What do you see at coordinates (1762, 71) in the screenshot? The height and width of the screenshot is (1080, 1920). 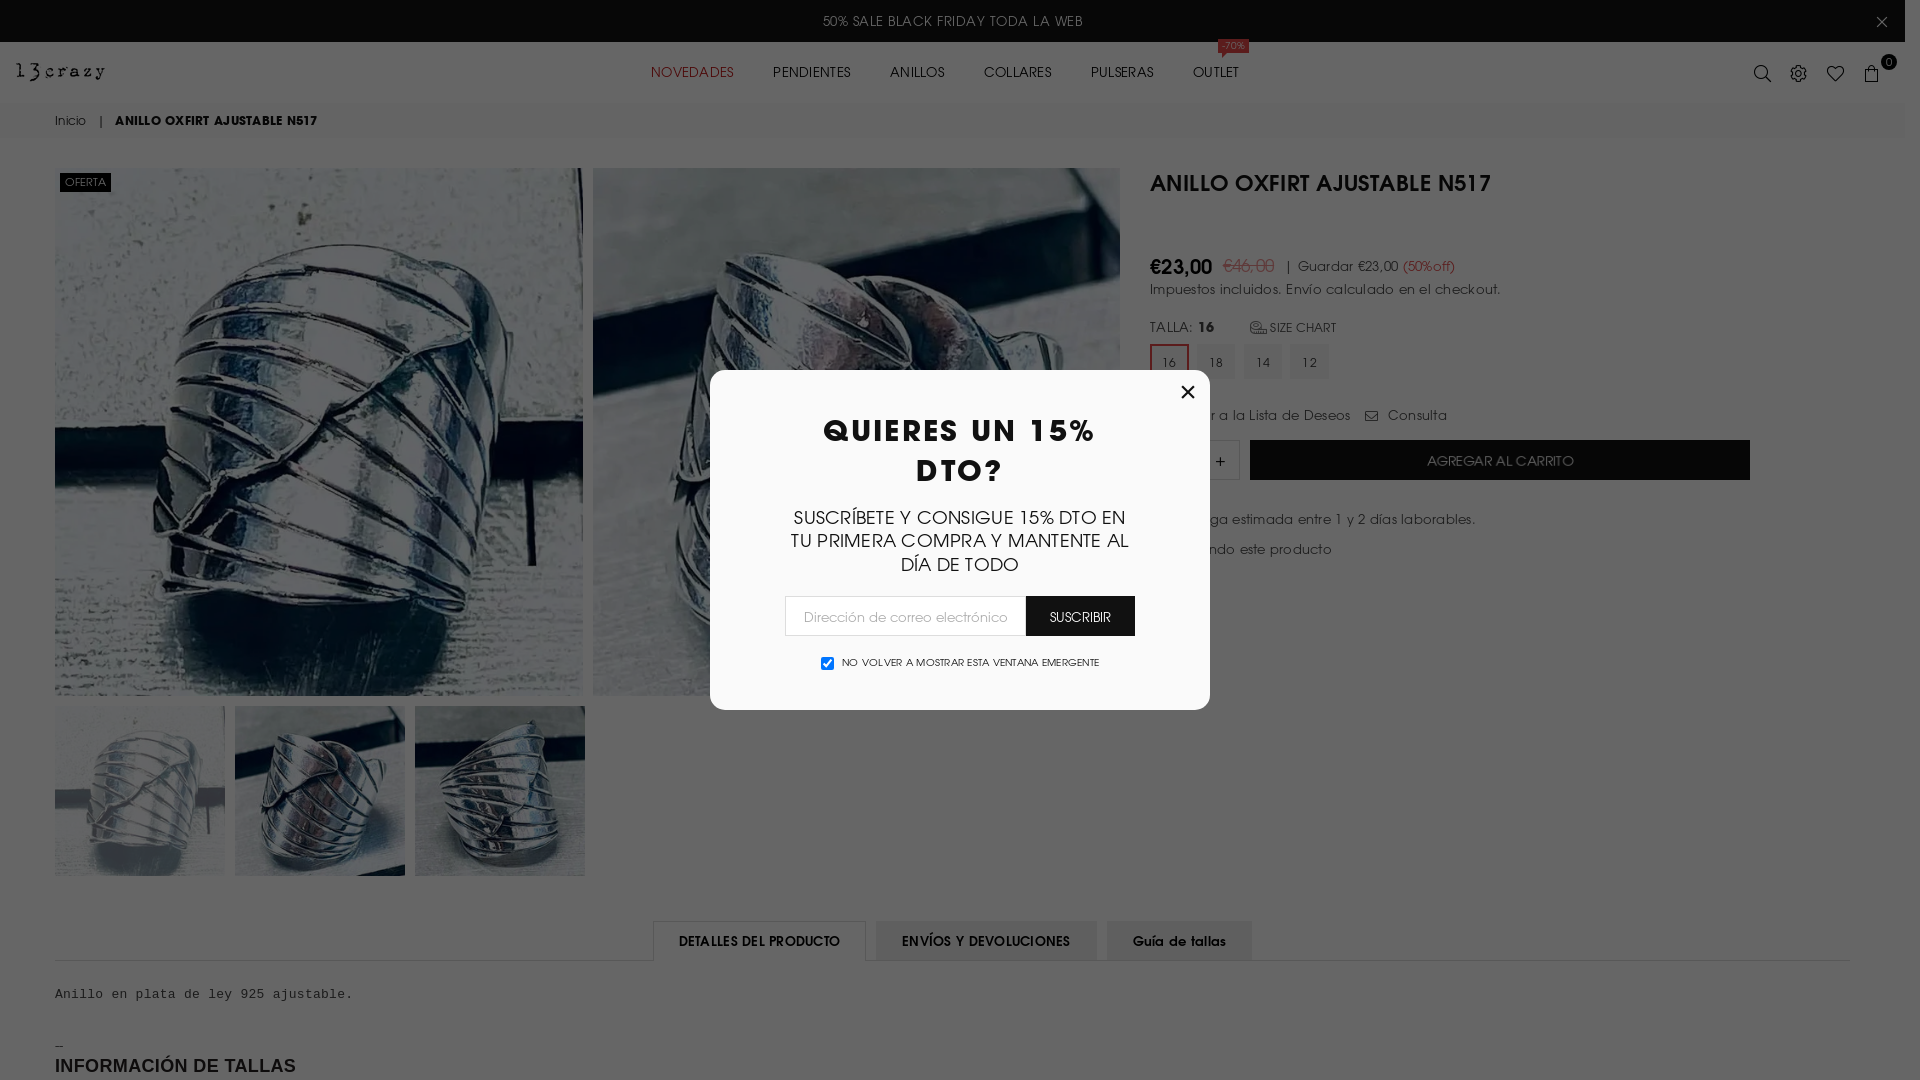 I see `'Buscar'` at bounding box center [1762, 71].